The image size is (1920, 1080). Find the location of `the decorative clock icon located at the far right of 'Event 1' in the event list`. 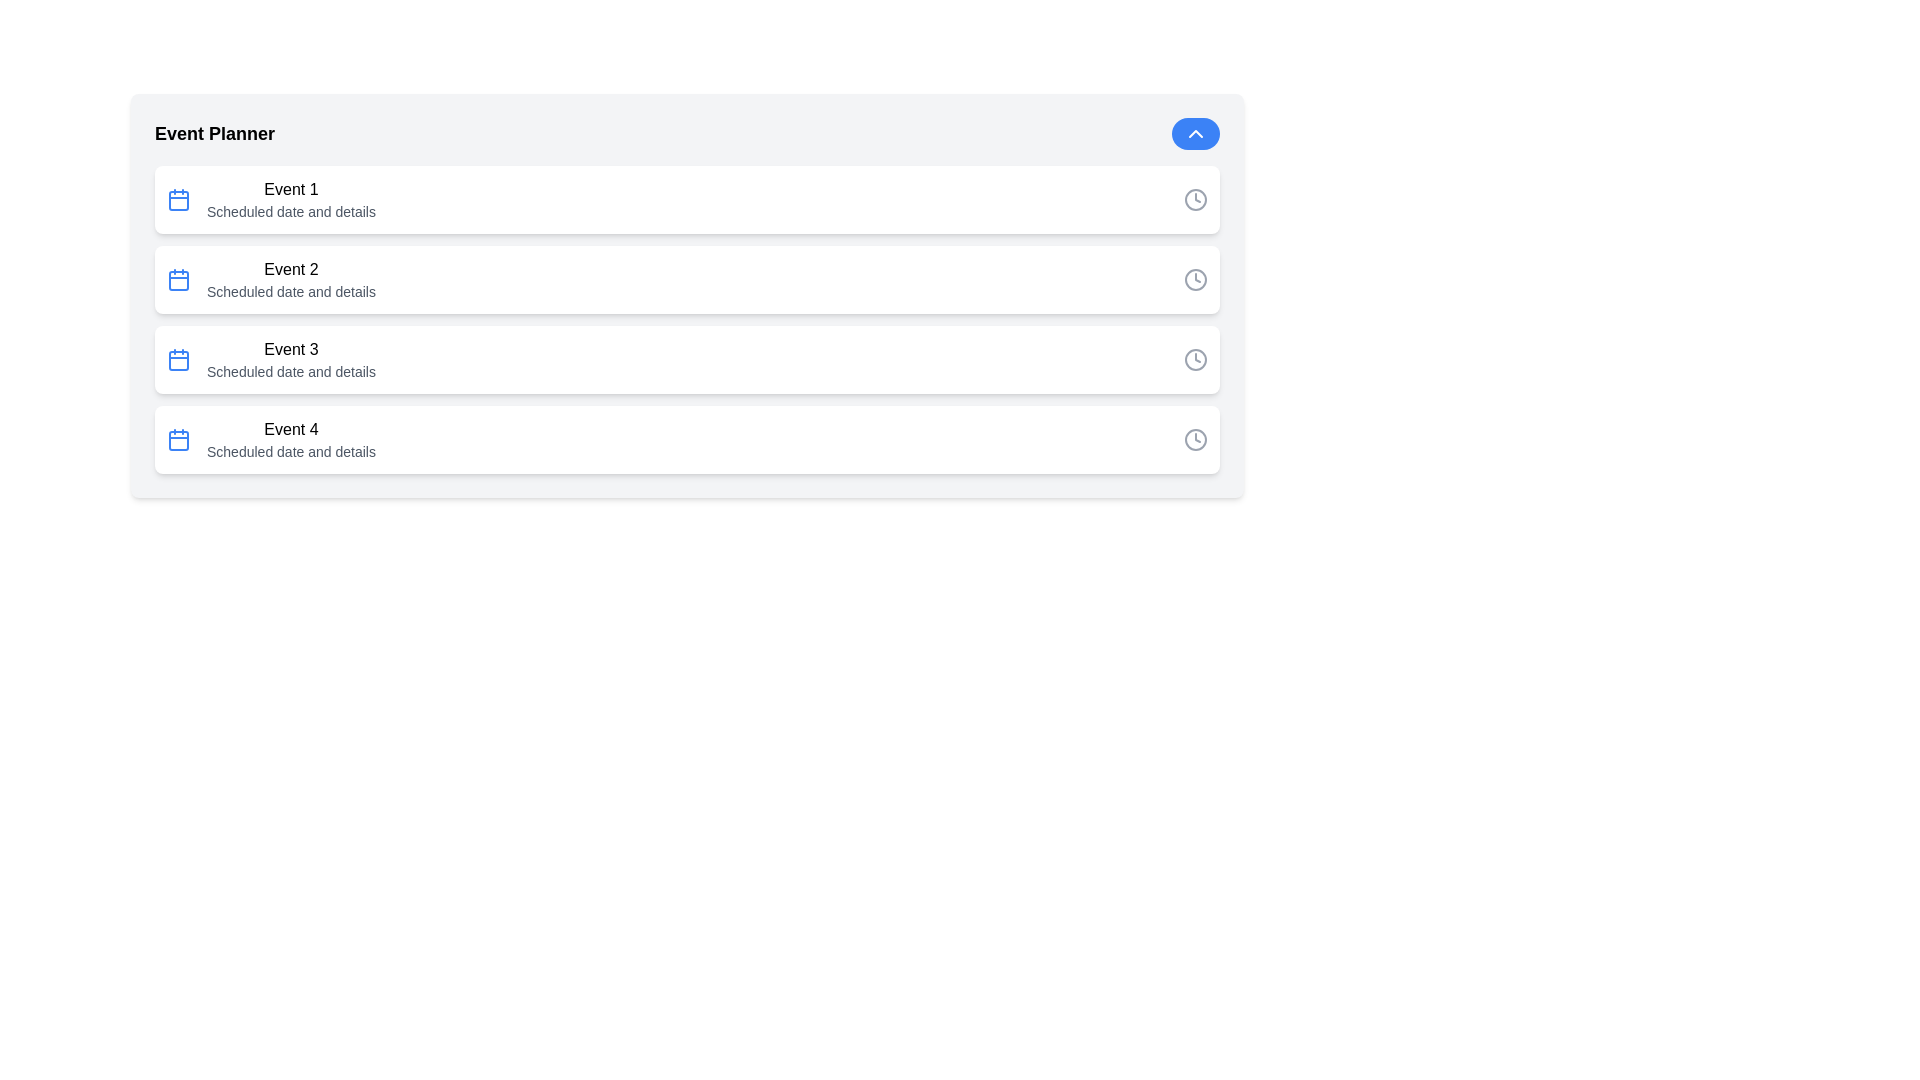

the decorative clock icon located at the far right of 'Event 1' in the event list is located at coordinates (1195, 200).